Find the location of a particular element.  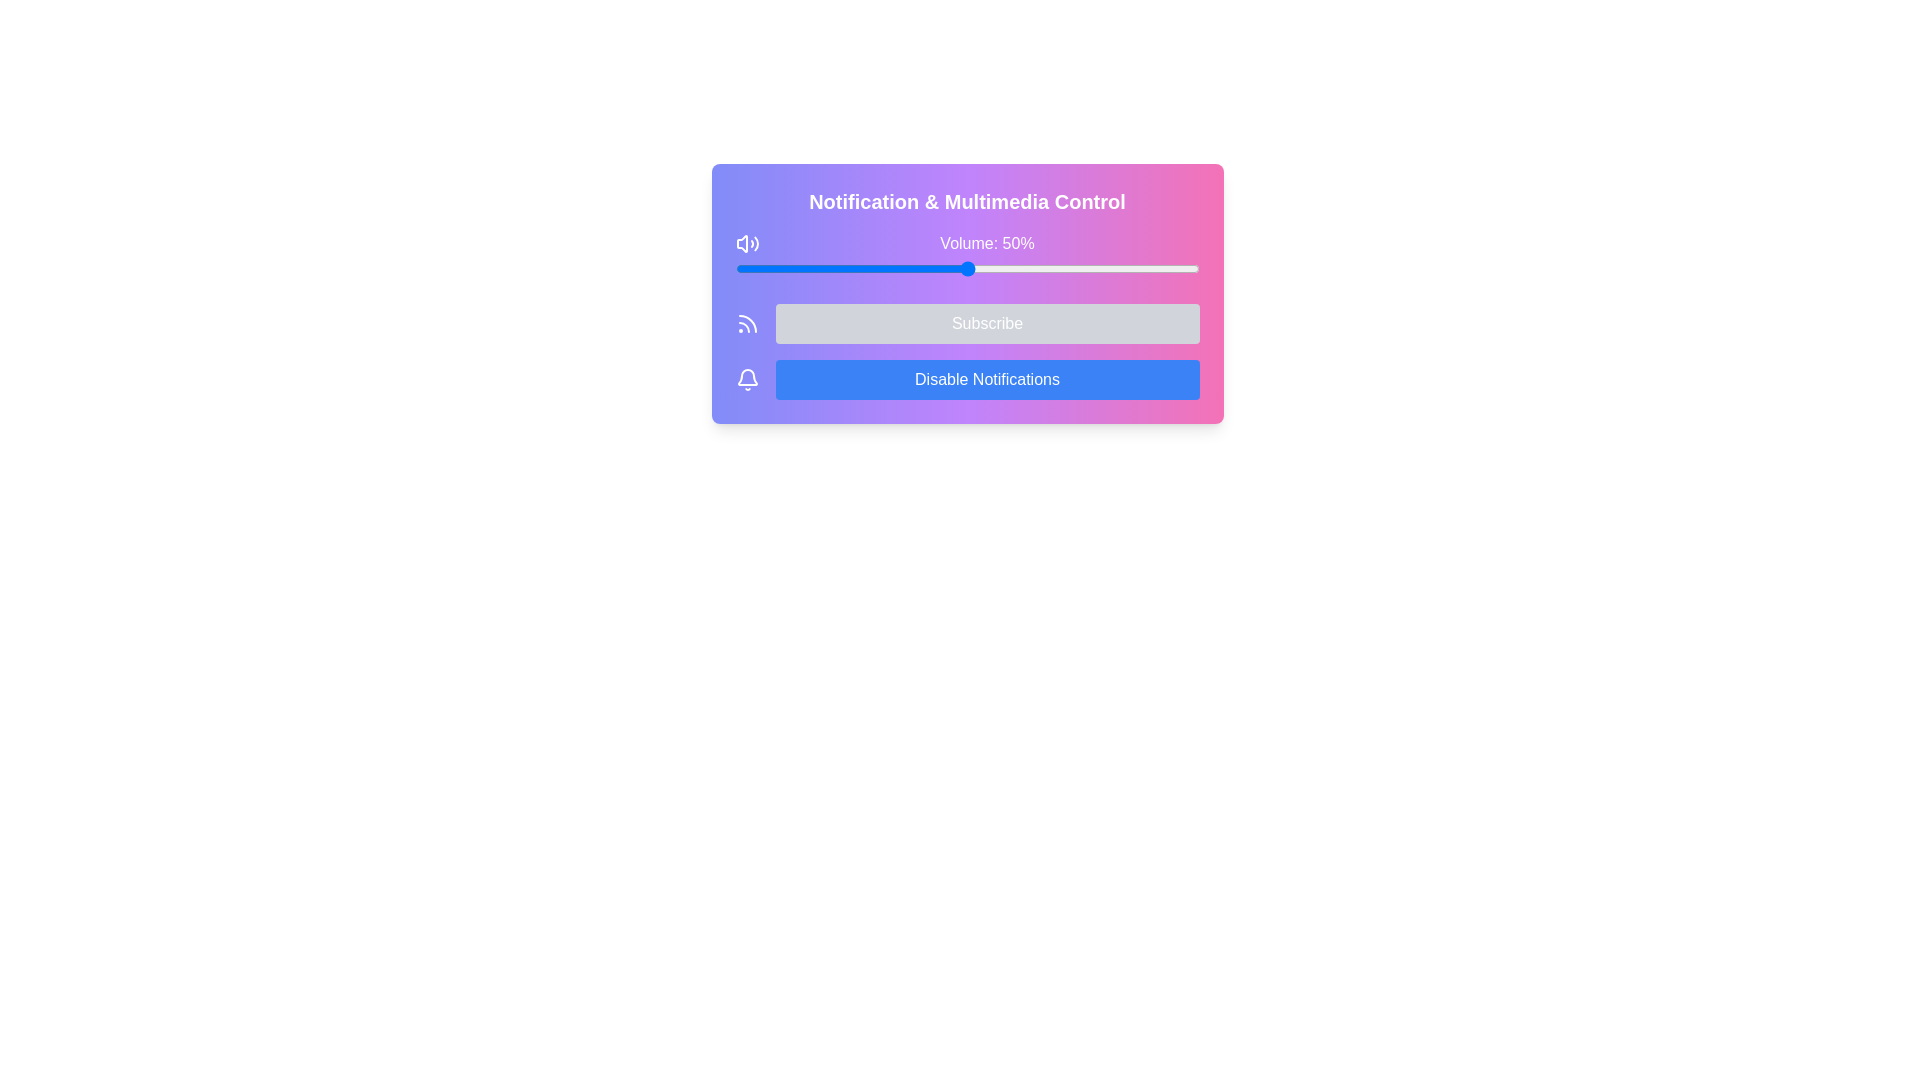

the volume slider is located at coordinates (814, 268).